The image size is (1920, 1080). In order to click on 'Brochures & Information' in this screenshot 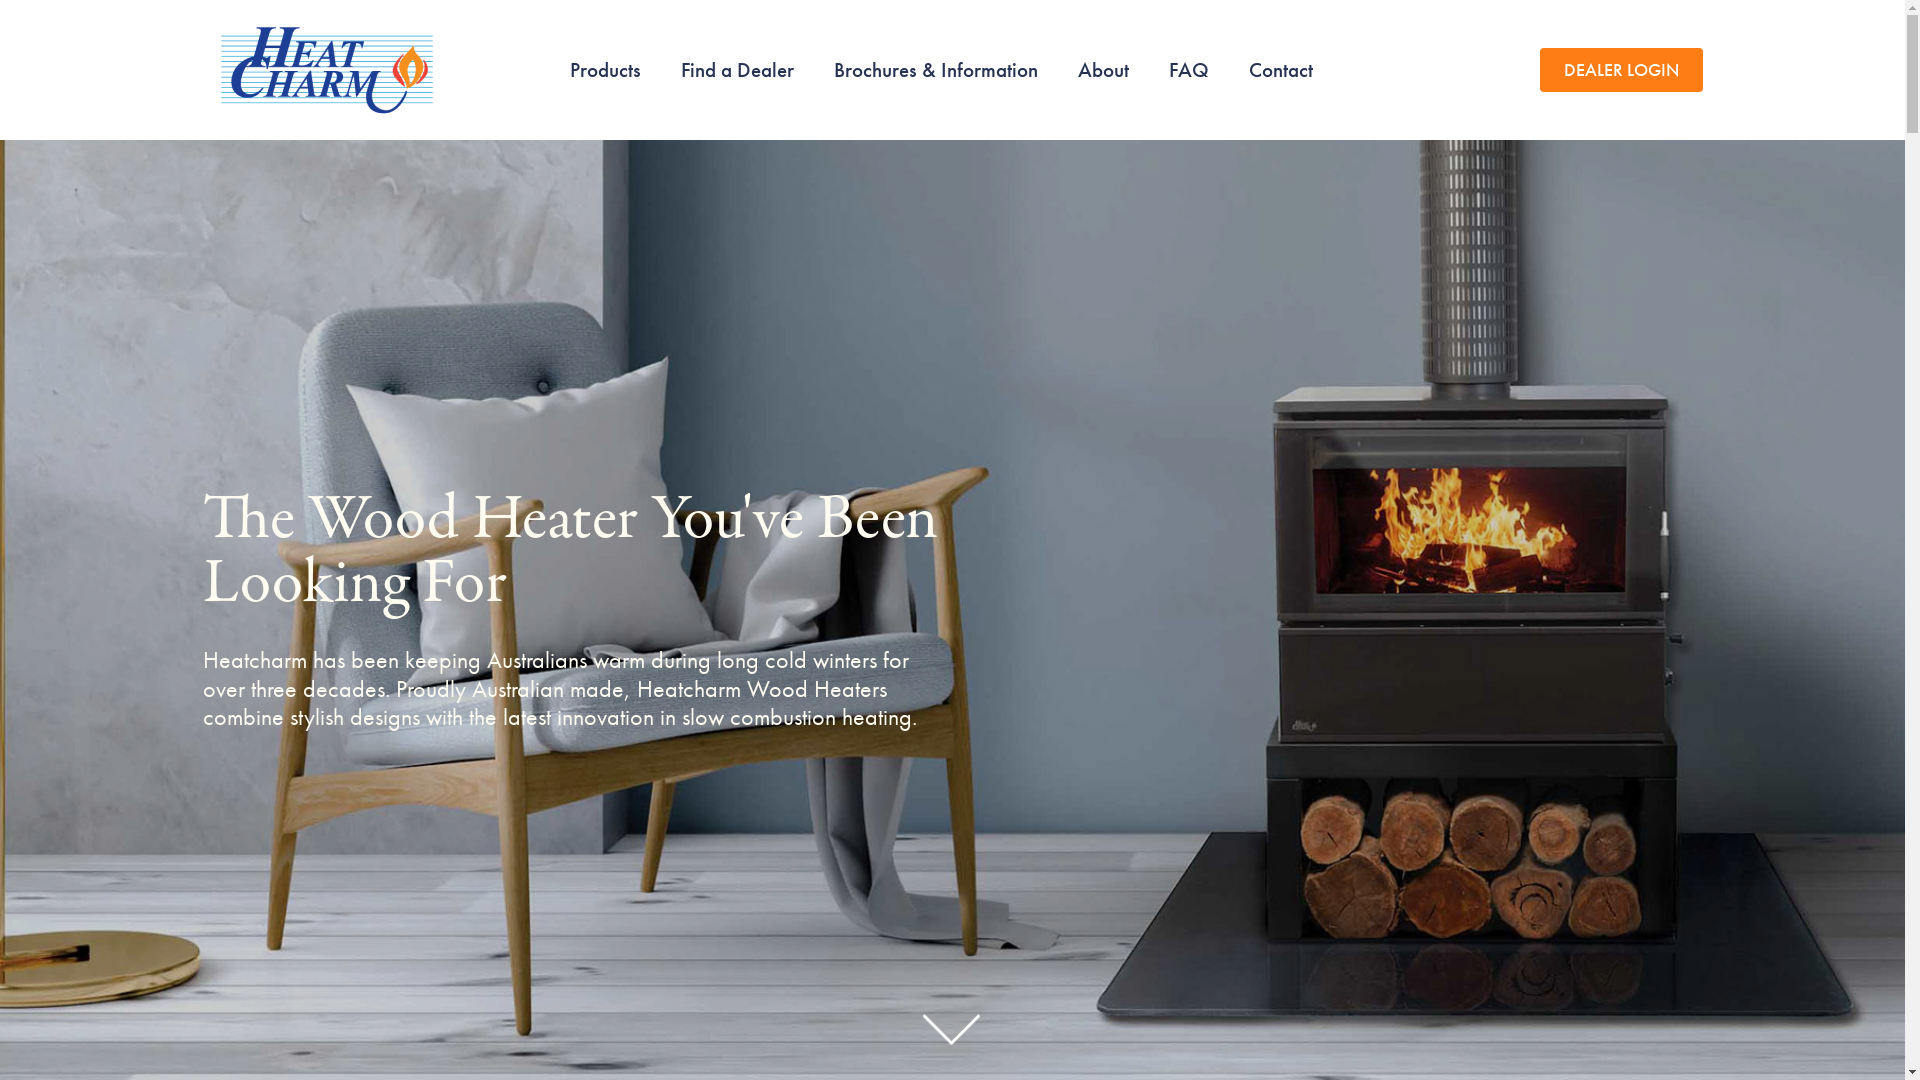, I will do `click(814, 68)`.